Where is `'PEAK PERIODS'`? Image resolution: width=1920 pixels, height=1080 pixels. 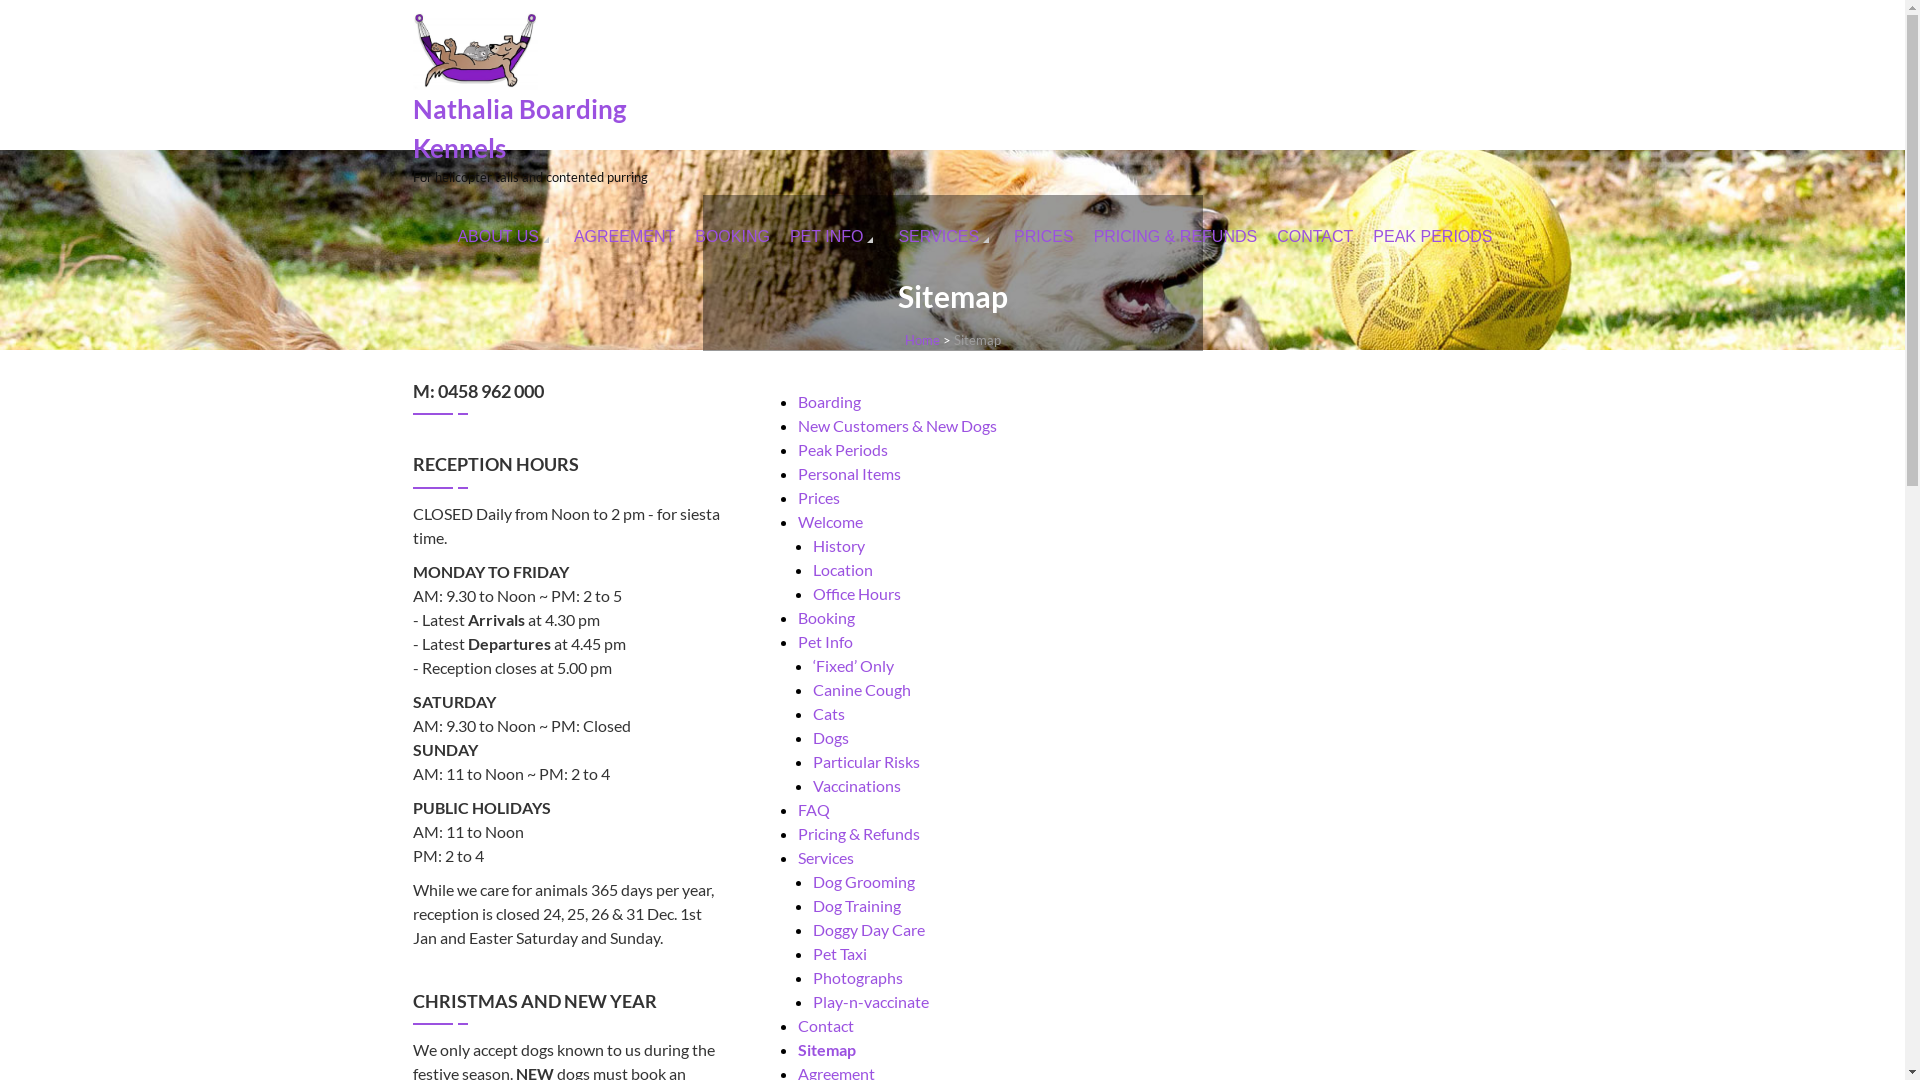 'PEAK PERIODS' is located at coordinates (1431, 235).